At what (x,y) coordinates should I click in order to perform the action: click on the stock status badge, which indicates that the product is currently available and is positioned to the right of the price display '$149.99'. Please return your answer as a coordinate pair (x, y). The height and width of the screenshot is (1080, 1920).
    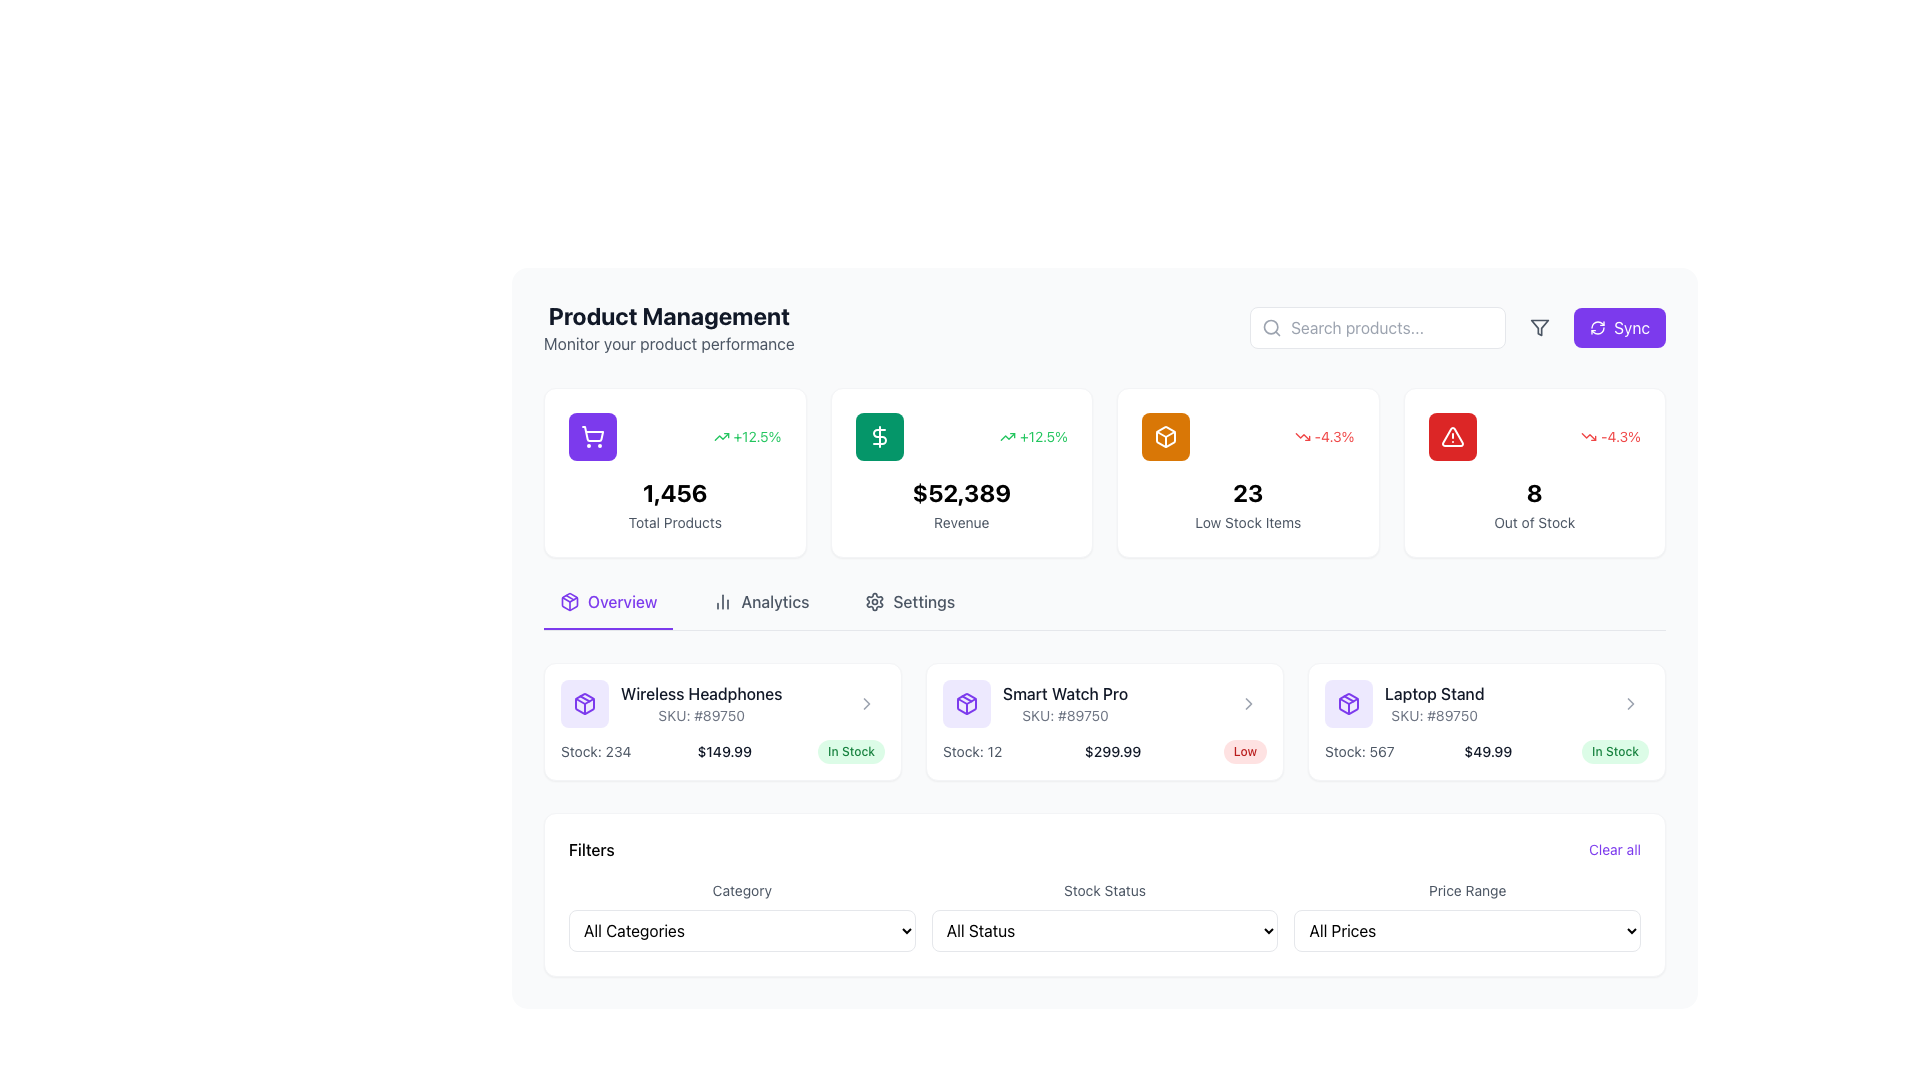
    Looking at the image, I should click on (851, 752).